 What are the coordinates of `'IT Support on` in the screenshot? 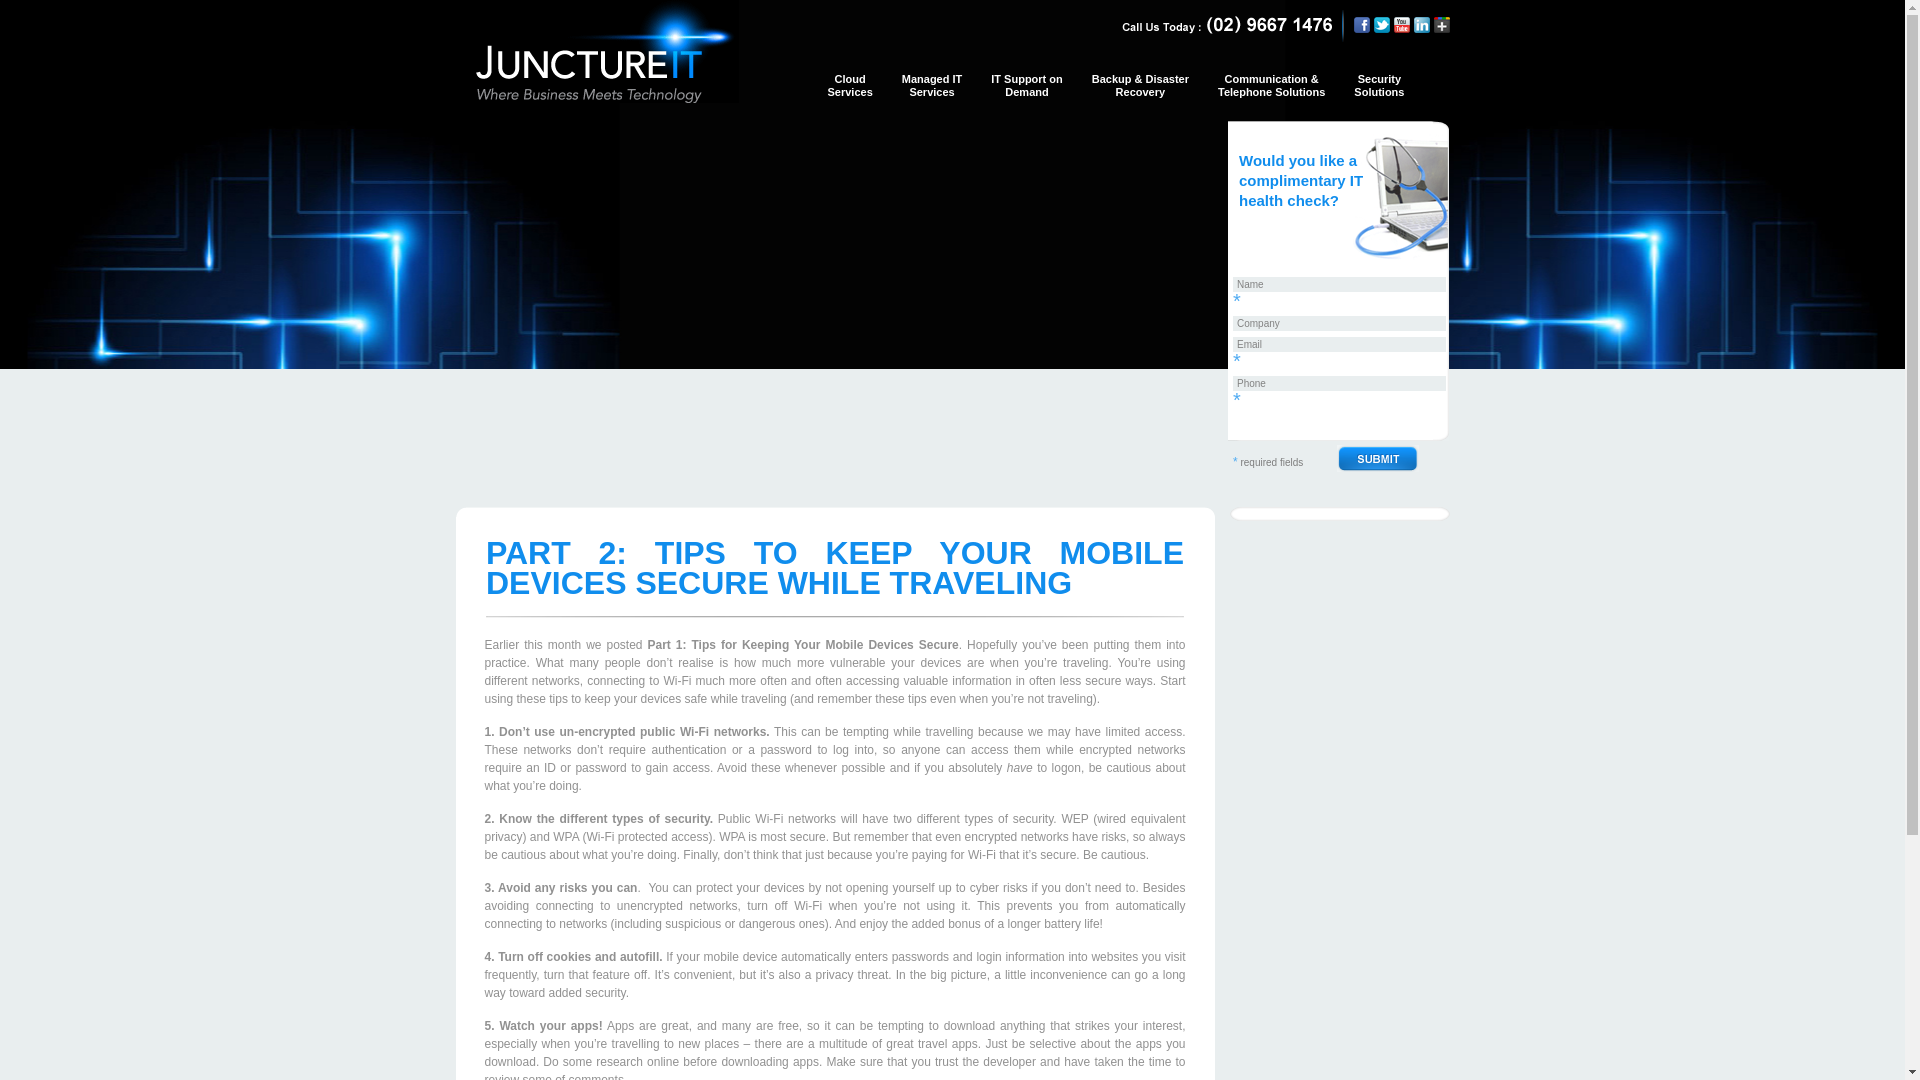 It's located at (1026, 91).